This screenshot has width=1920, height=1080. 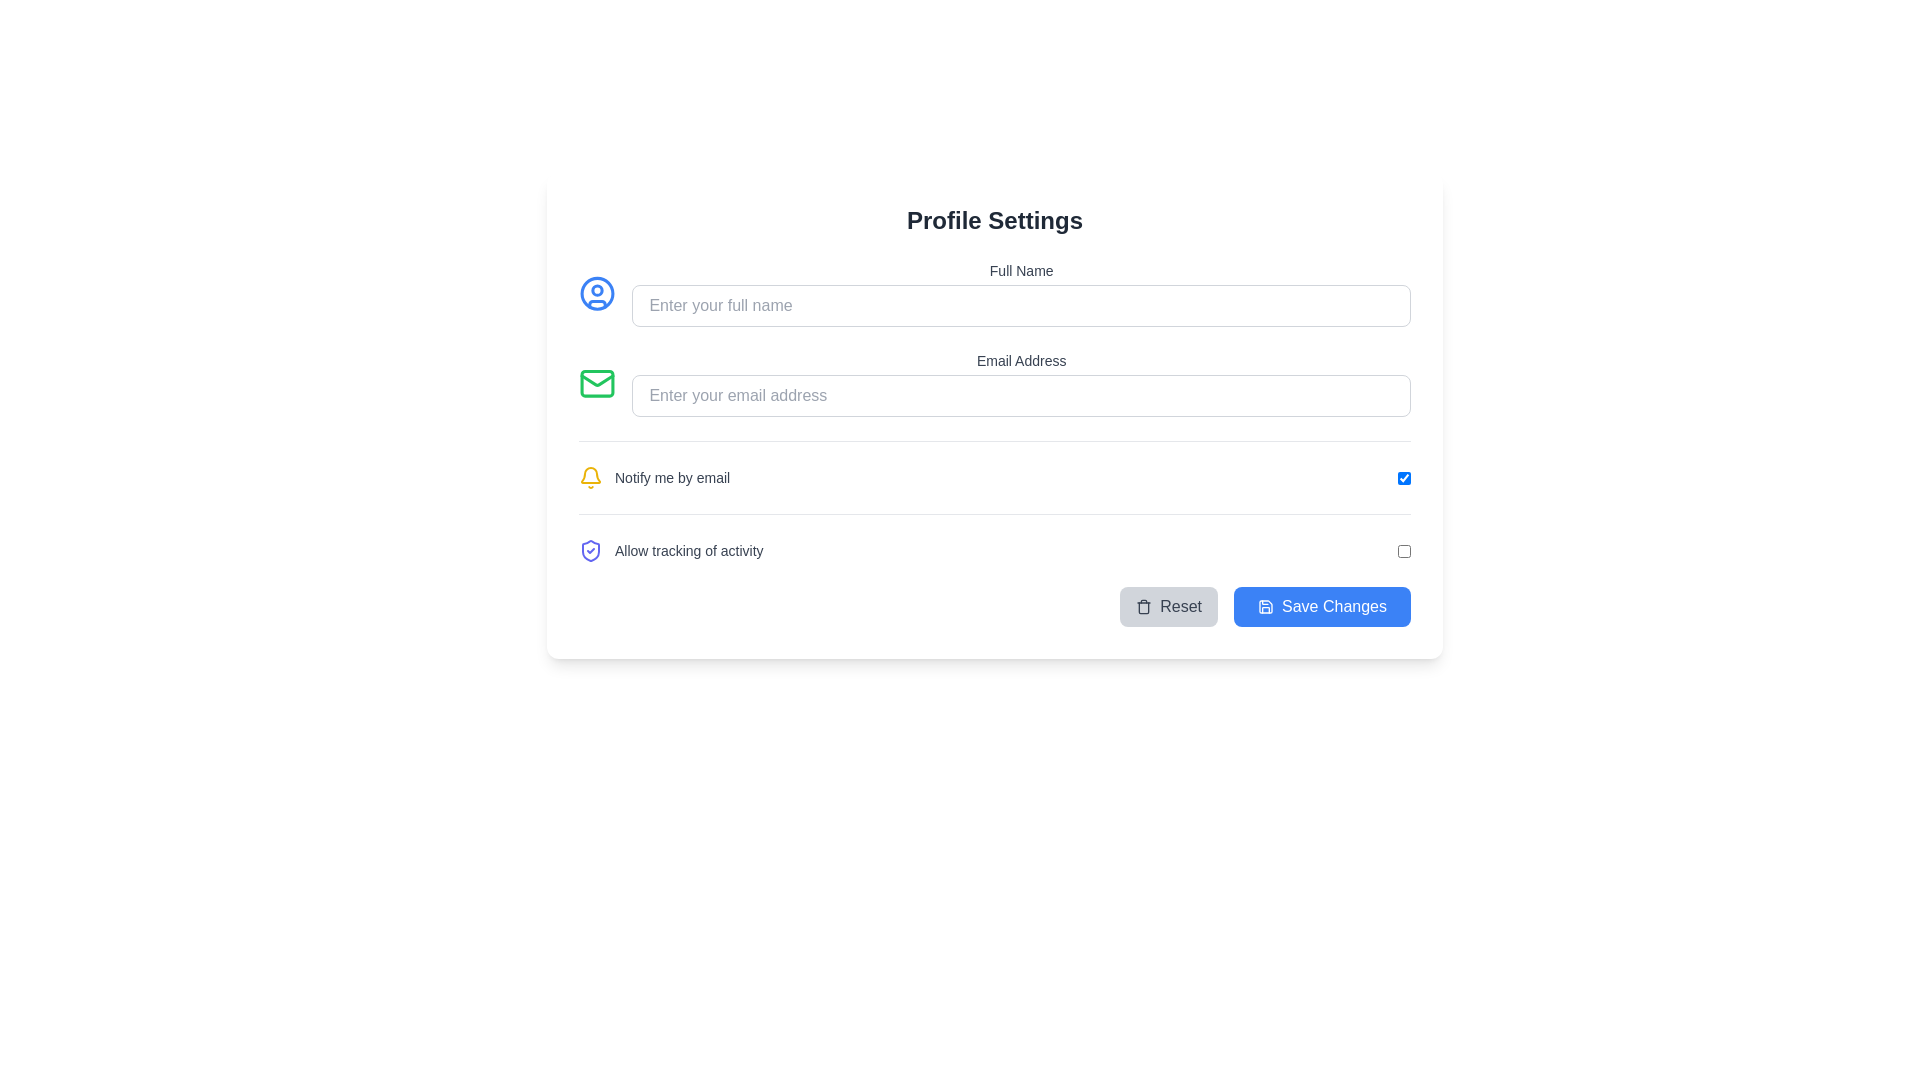 I want to click on the checkbox labeled 'Notify me by email', so click(x=994, y=465).